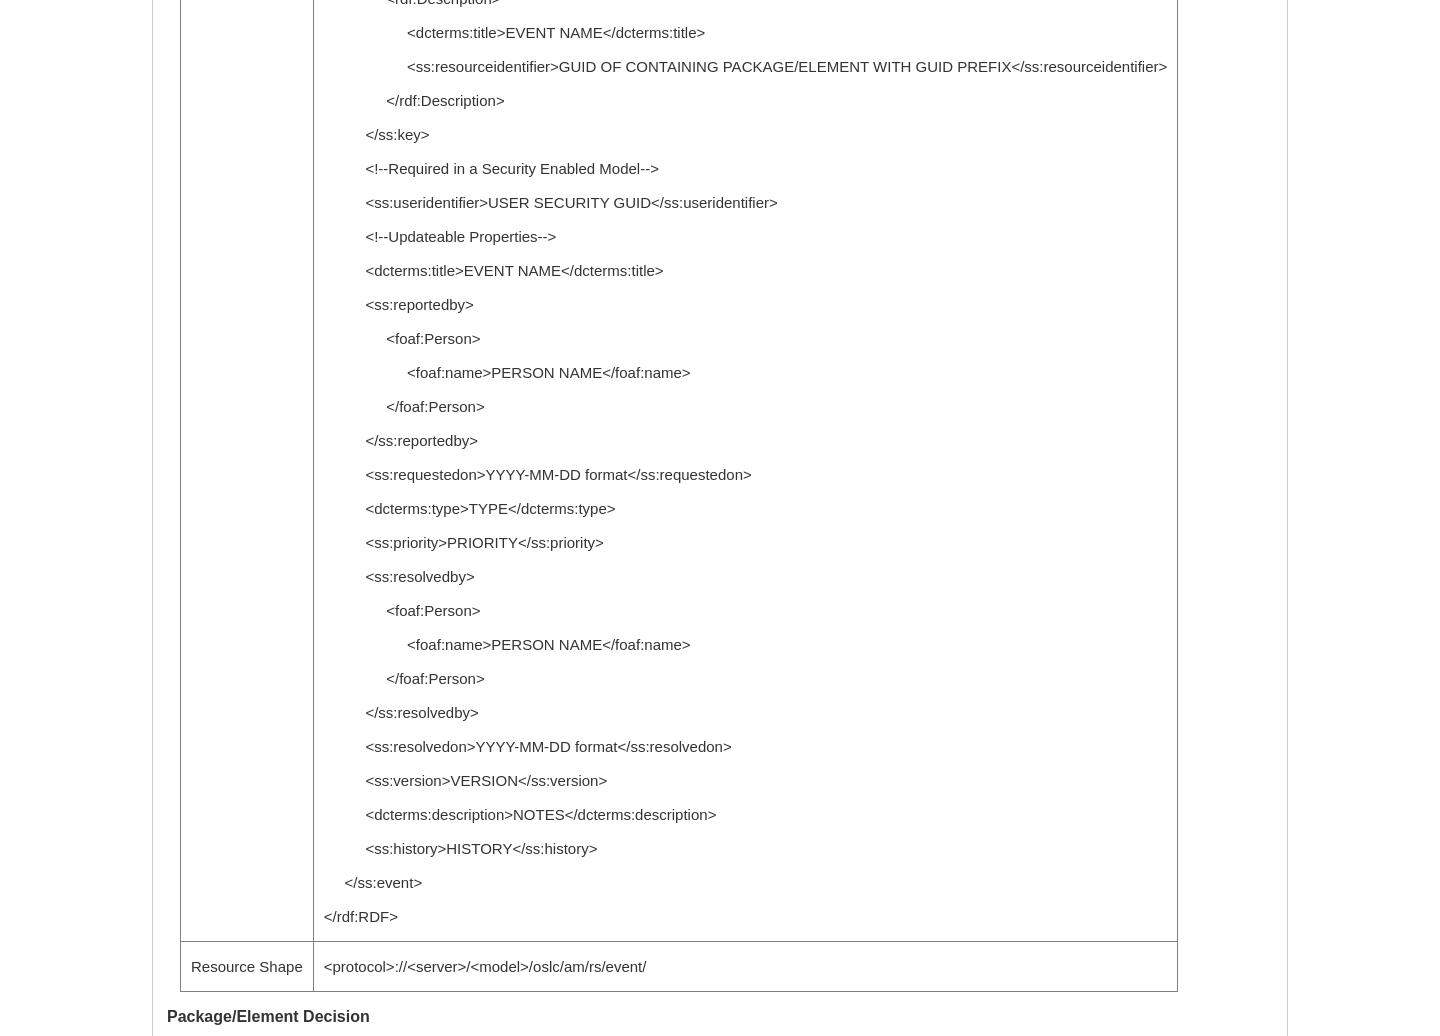  I want to click on '<protocol>://<server>/<model>/oslc/am/rs/event/', so click(483, 966).